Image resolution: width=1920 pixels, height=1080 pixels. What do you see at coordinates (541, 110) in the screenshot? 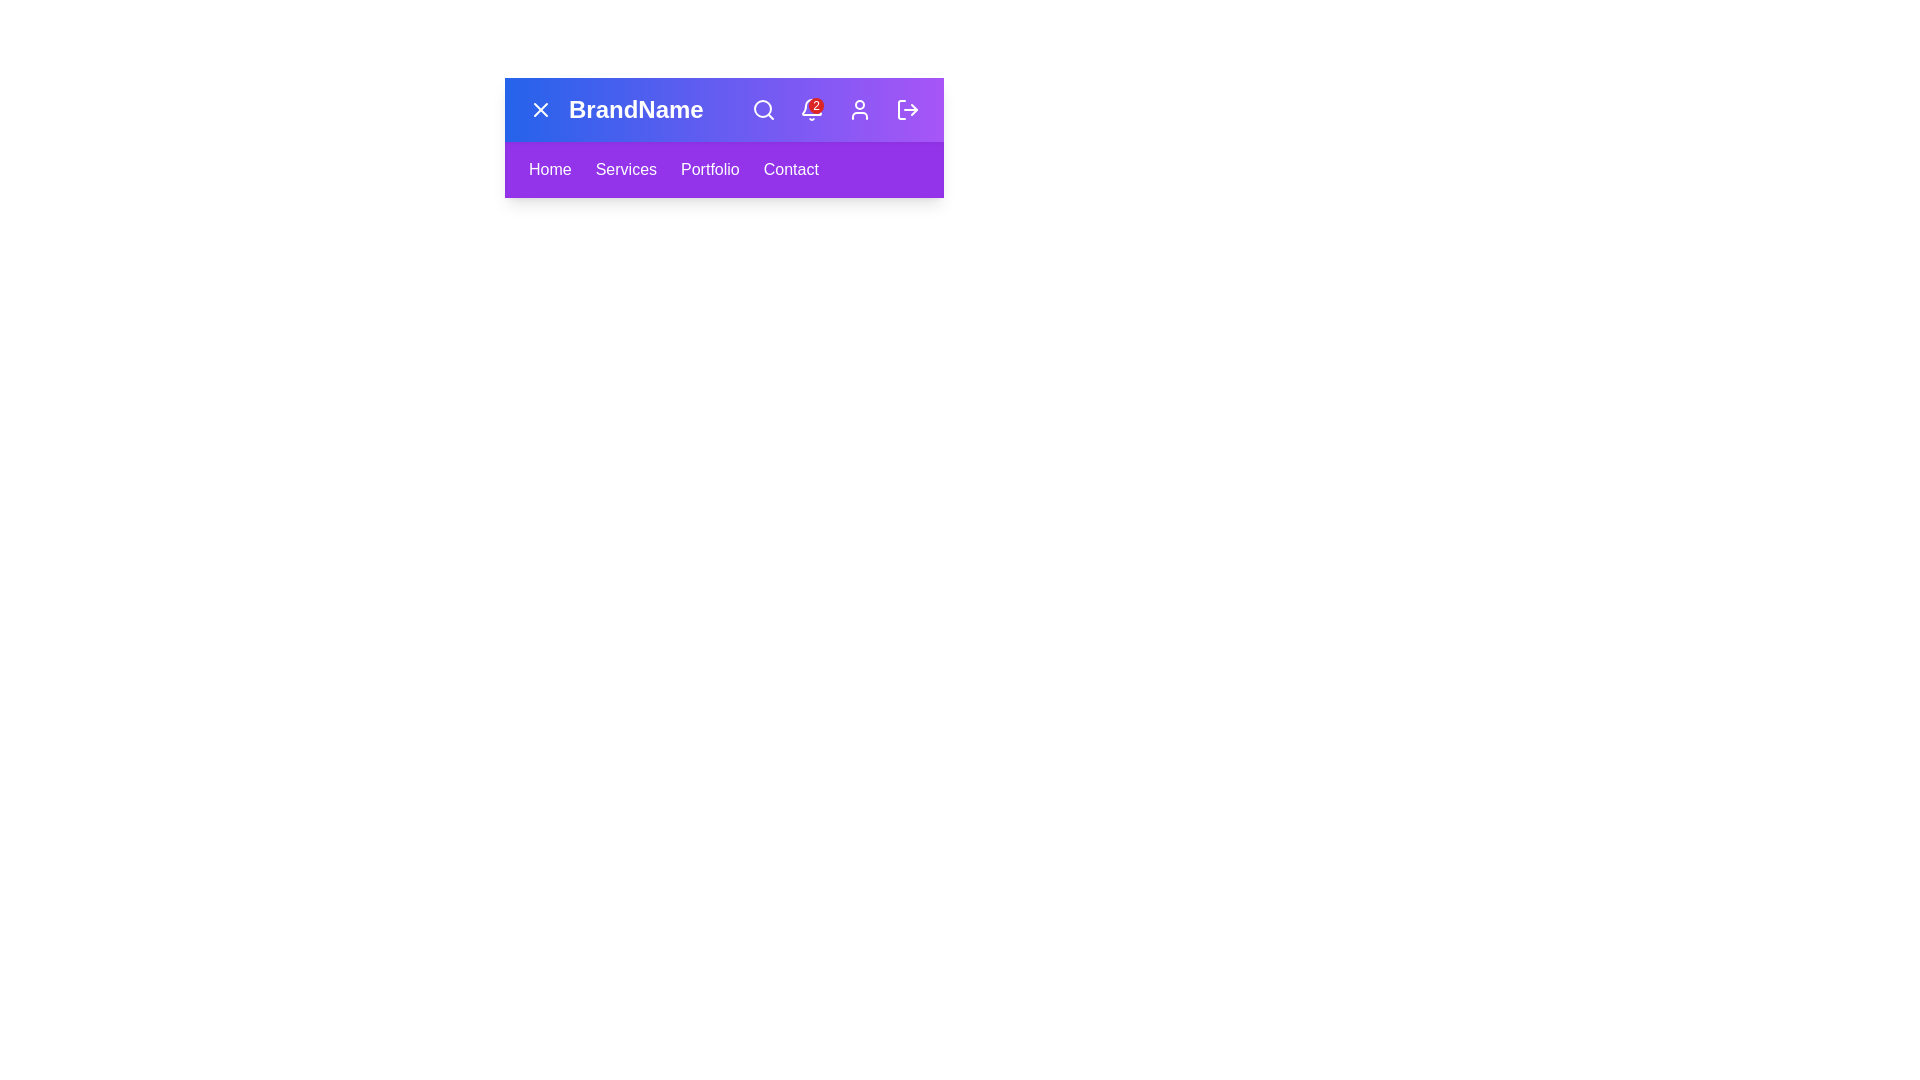
I see `the close button with a blue background and a white cross, located at the top left corner of the navigation bar` at bounding box center [541, 110].